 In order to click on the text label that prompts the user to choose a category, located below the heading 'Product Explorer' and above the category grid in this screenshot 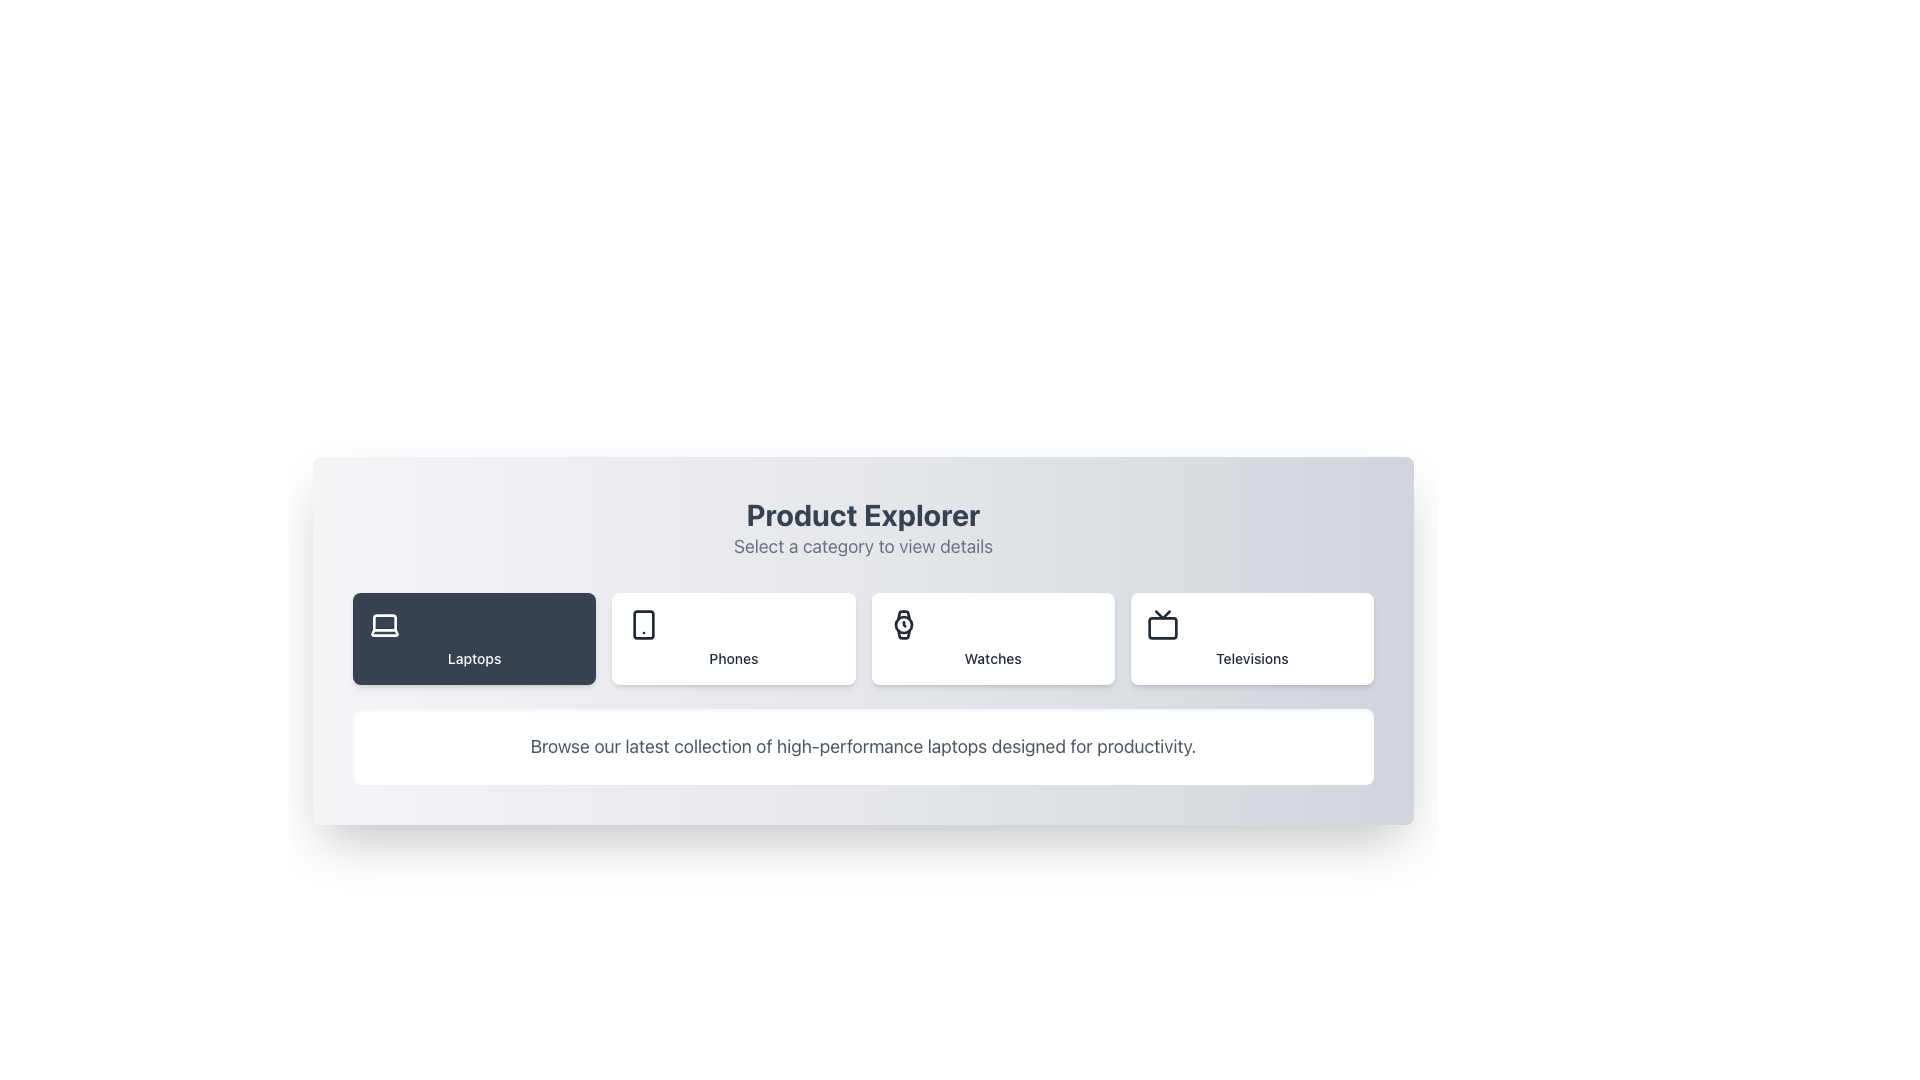, I will do `click(863, 547)`.